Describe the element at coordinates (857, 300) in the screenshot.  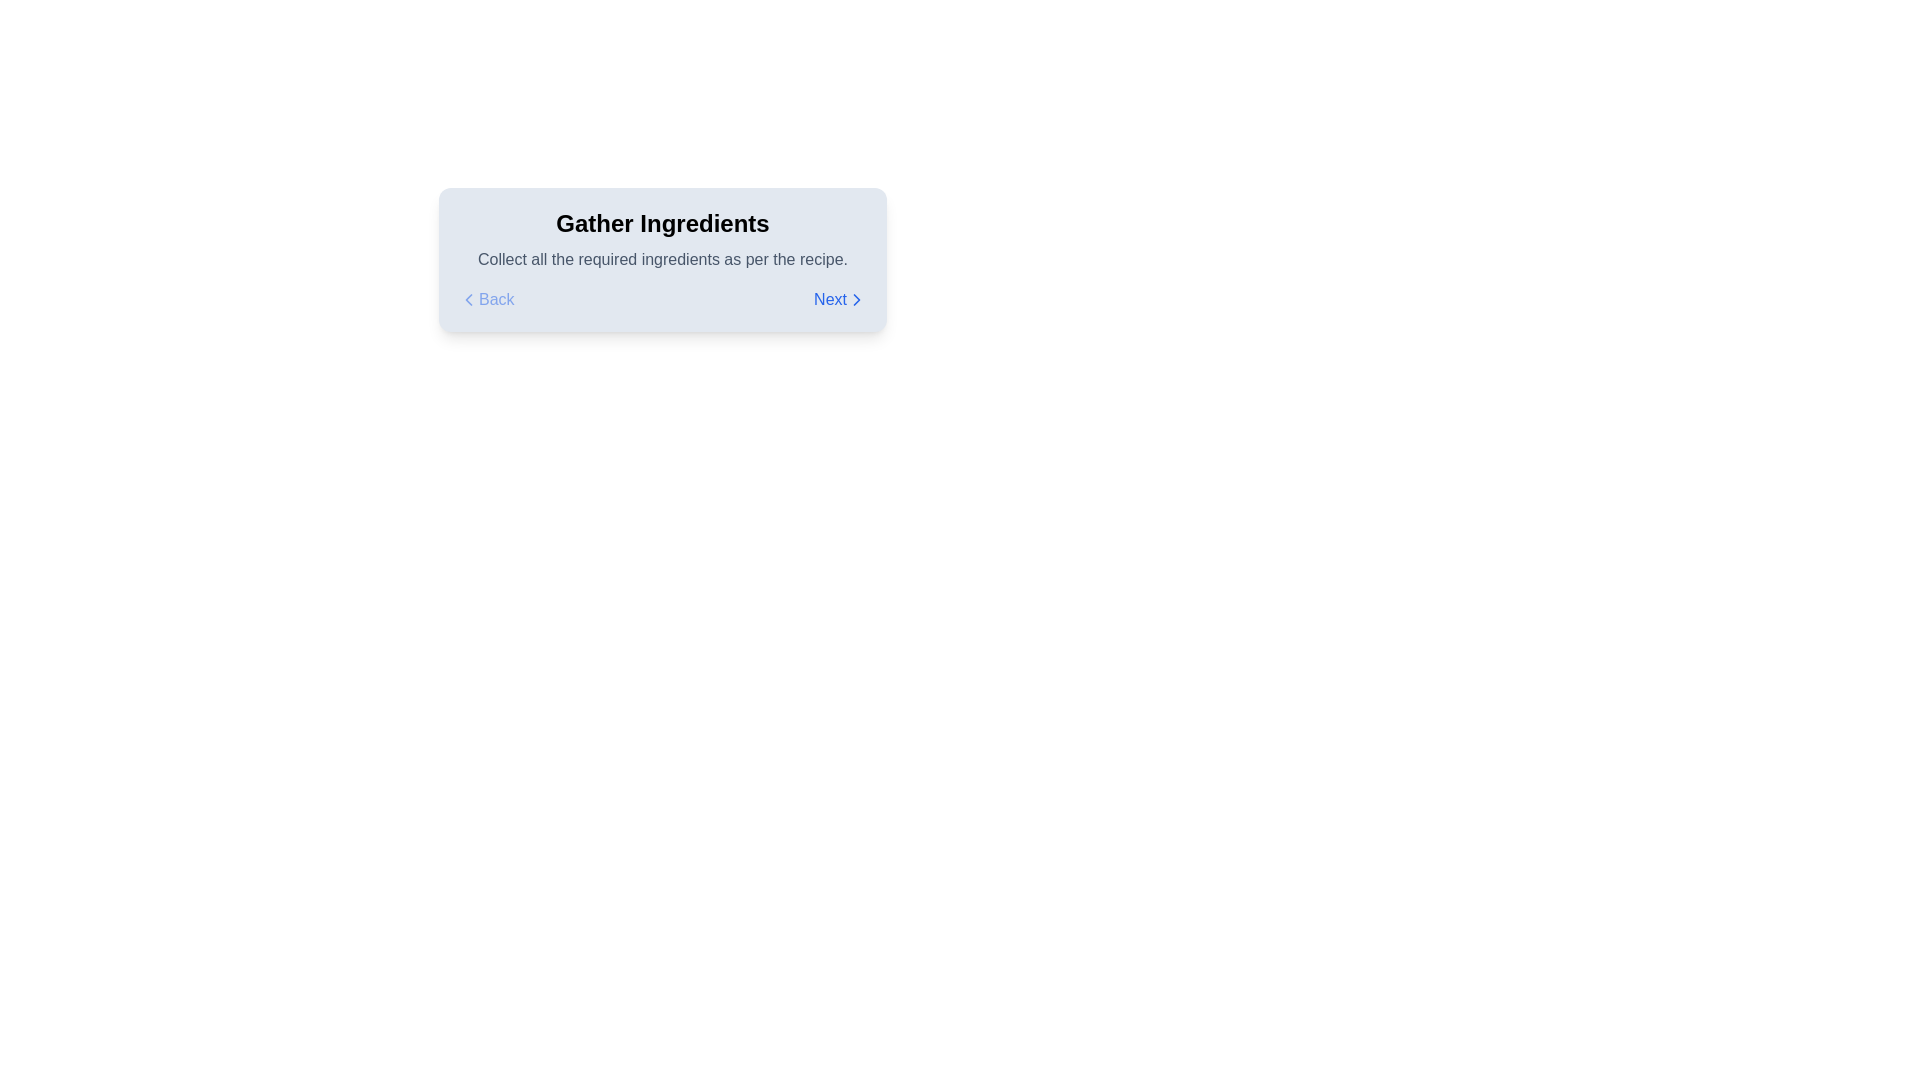
I see `the rightward-pointing chevron icon styled with a clean, minimalist design, located to the right of the 'Next' text label in the bottom-right corner of the card UI panel` at that location.